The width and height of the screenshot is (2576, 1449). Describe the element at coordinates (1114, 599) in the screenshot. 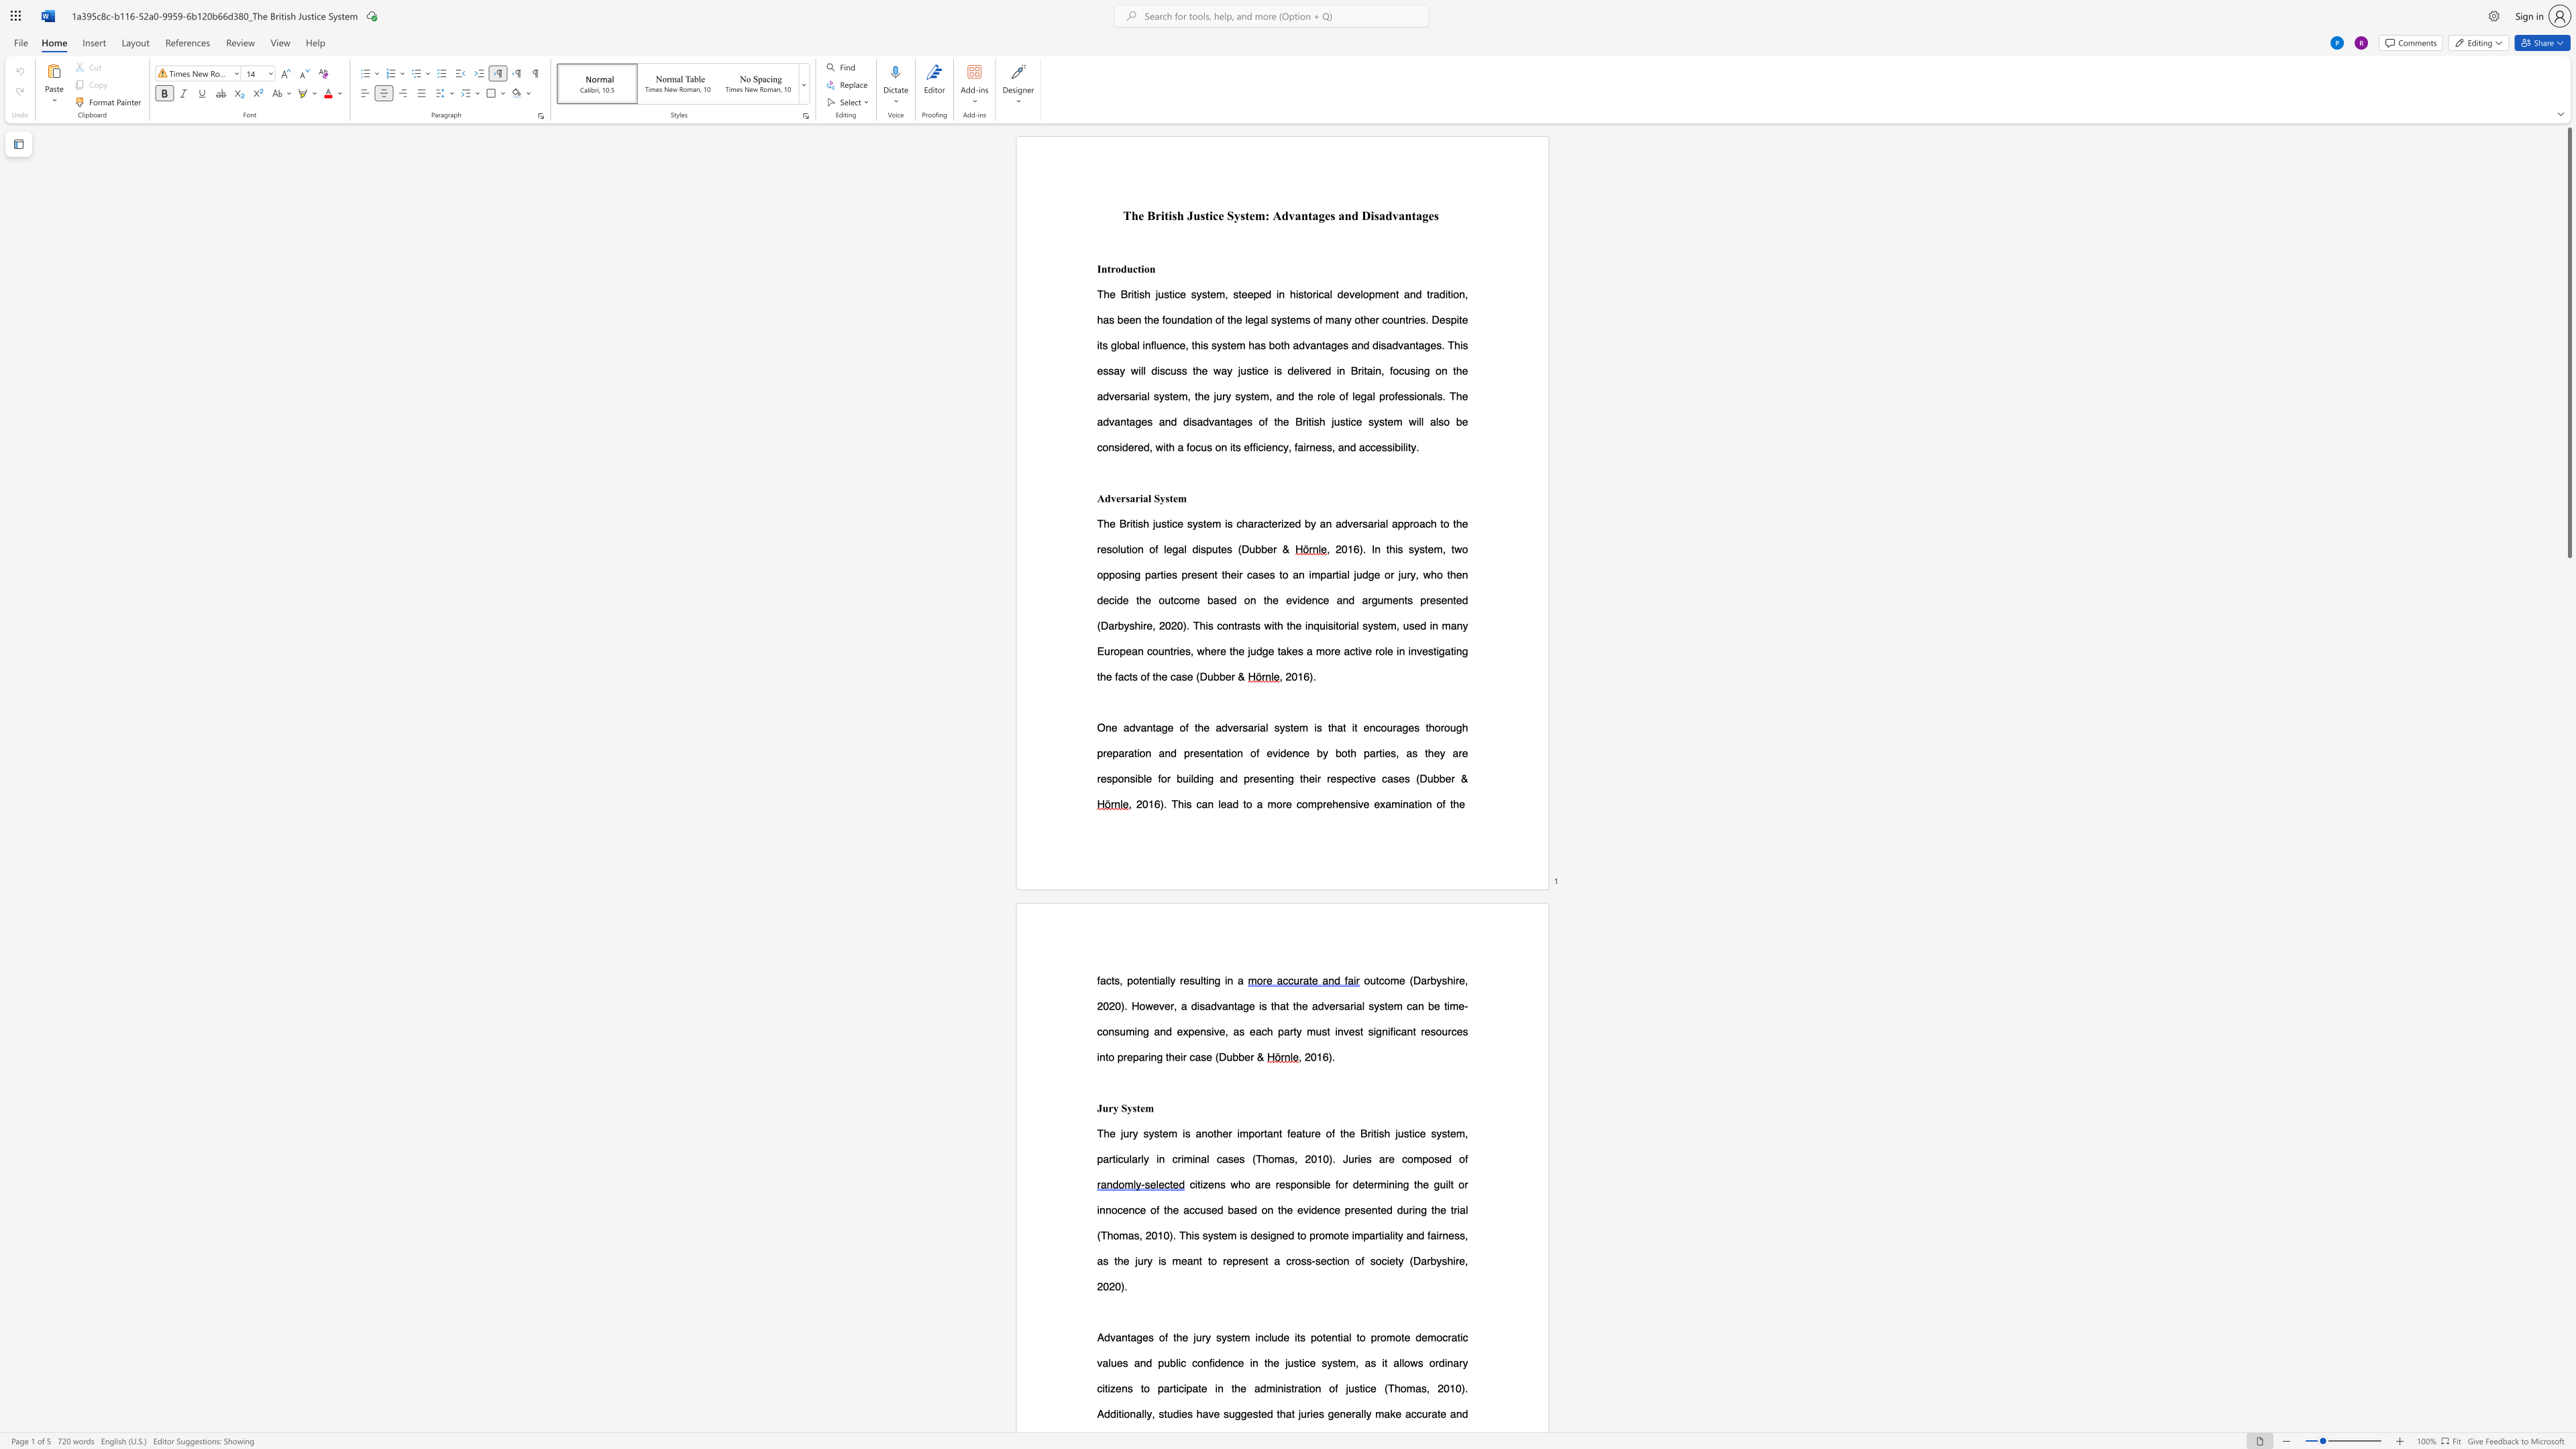

I see `the subset text "ide the outcome based on the evidence and ar" within the text ". In this system, two opposing parties present their cases to an impartial judge or jury, who then decide the outcome based on the evidence and arguments presented (Darbyshire,"` at that location.